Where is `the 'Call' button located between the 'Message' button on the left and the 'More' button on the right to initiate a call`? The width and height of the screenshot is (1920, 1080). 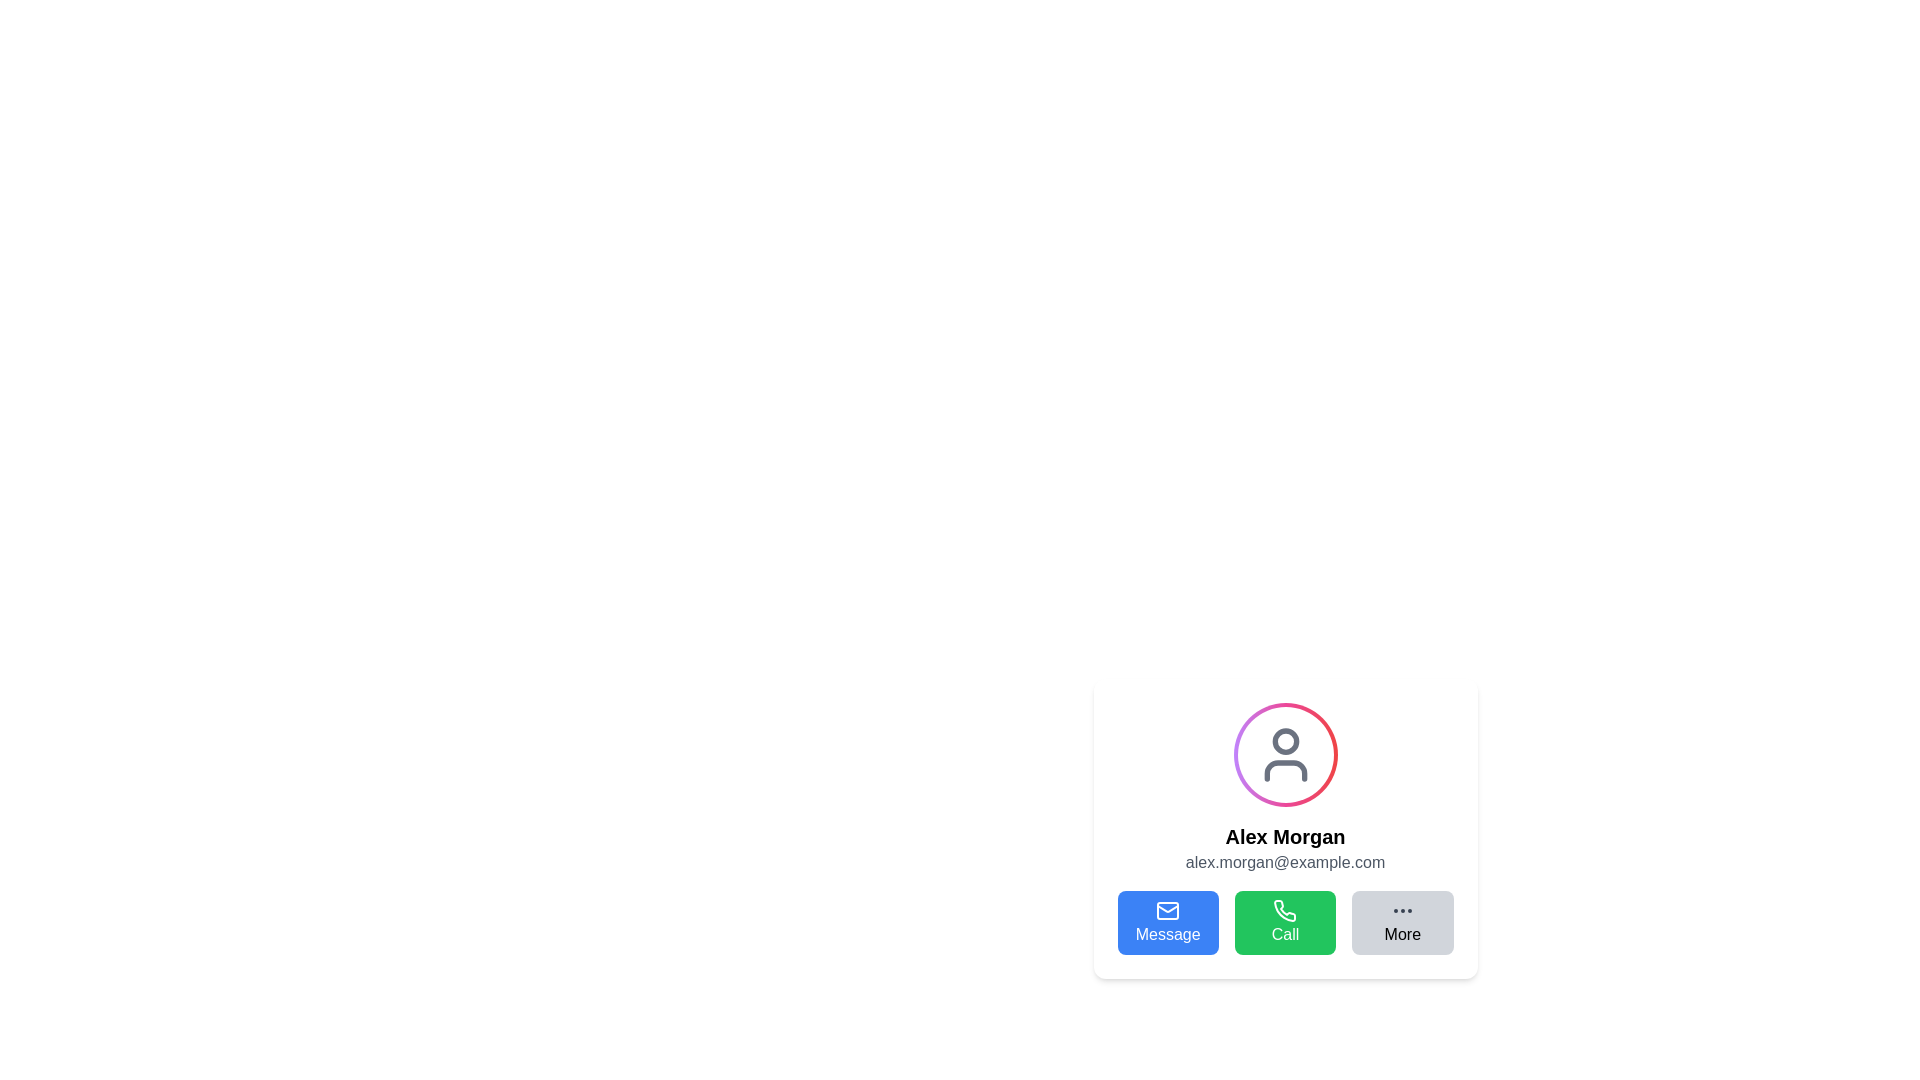
the 'Call' button located between the 'Message' button on the left and the 'More' button on the right to initiate a call is located at coordinates (1285, 922).